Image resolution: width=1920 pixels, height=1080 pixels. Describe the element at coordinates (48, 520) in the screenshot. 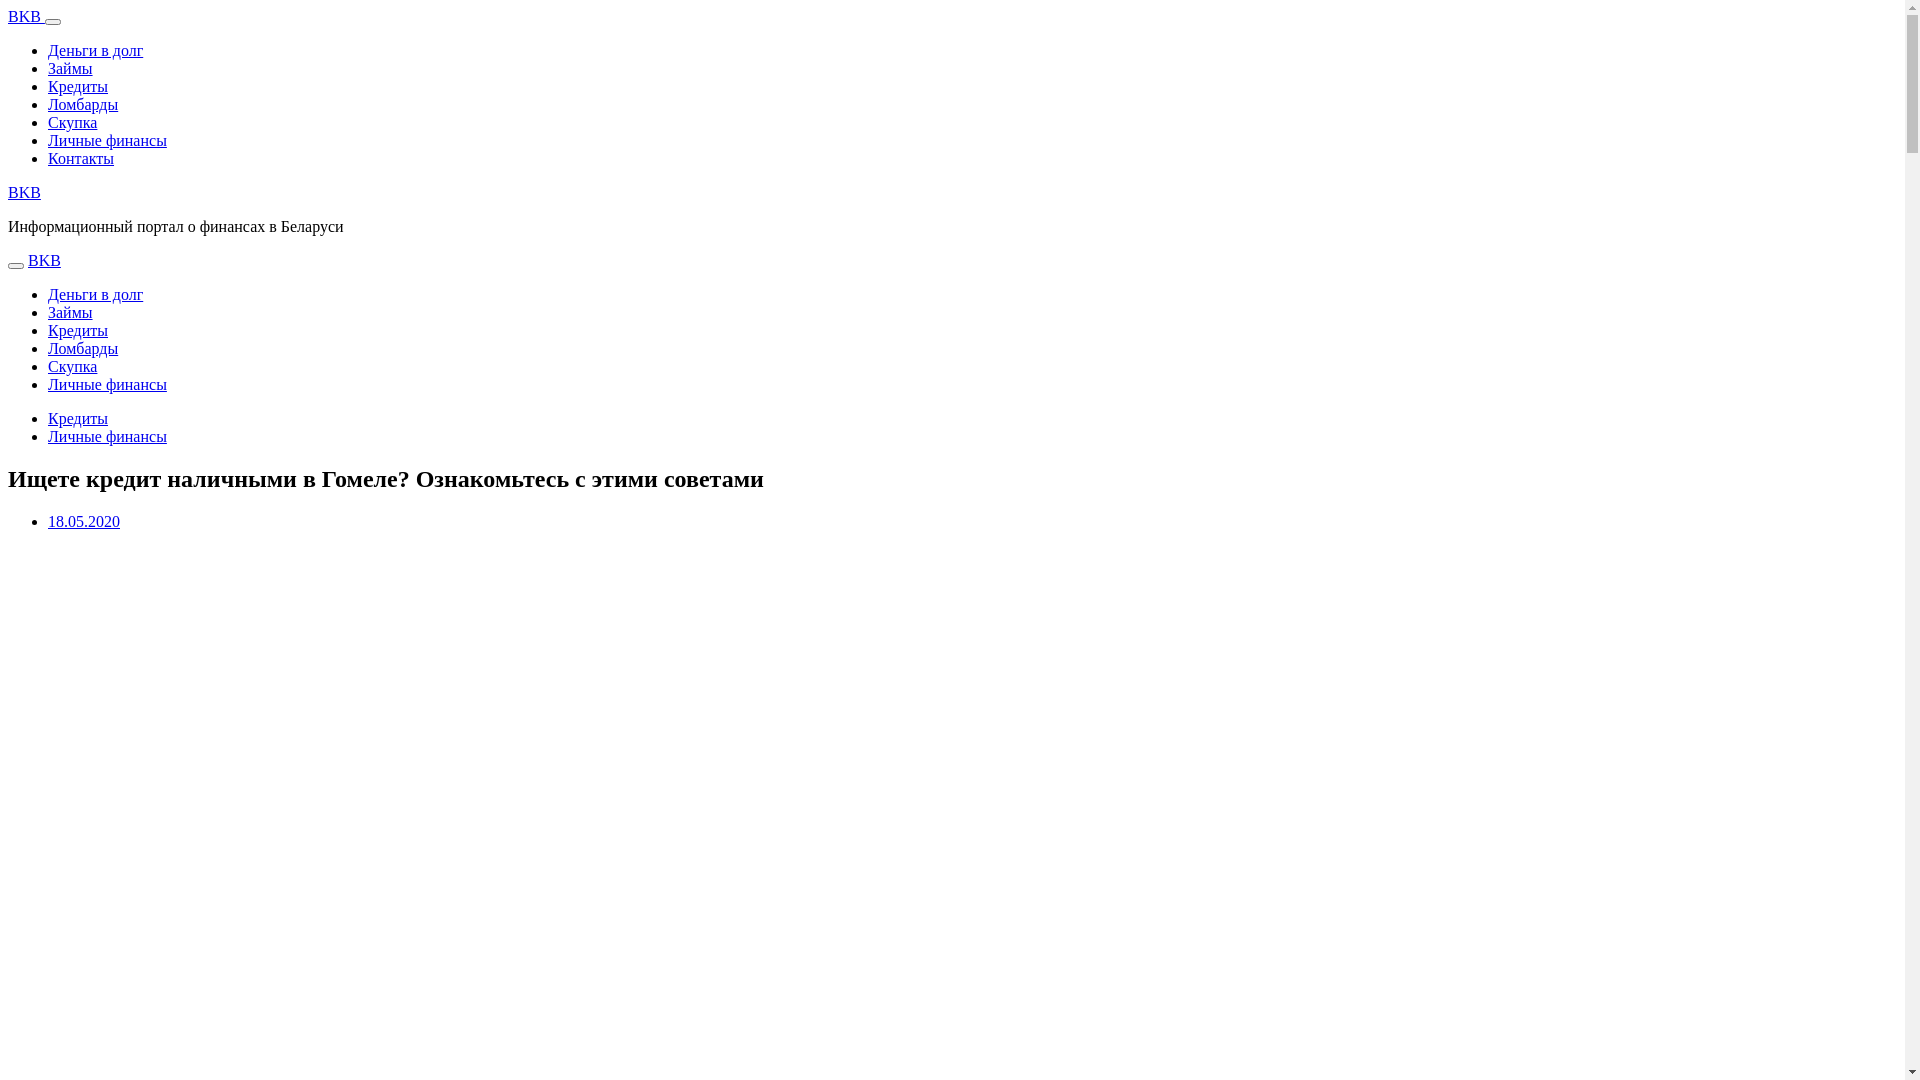

I see `'18.05.2020'` at that location.